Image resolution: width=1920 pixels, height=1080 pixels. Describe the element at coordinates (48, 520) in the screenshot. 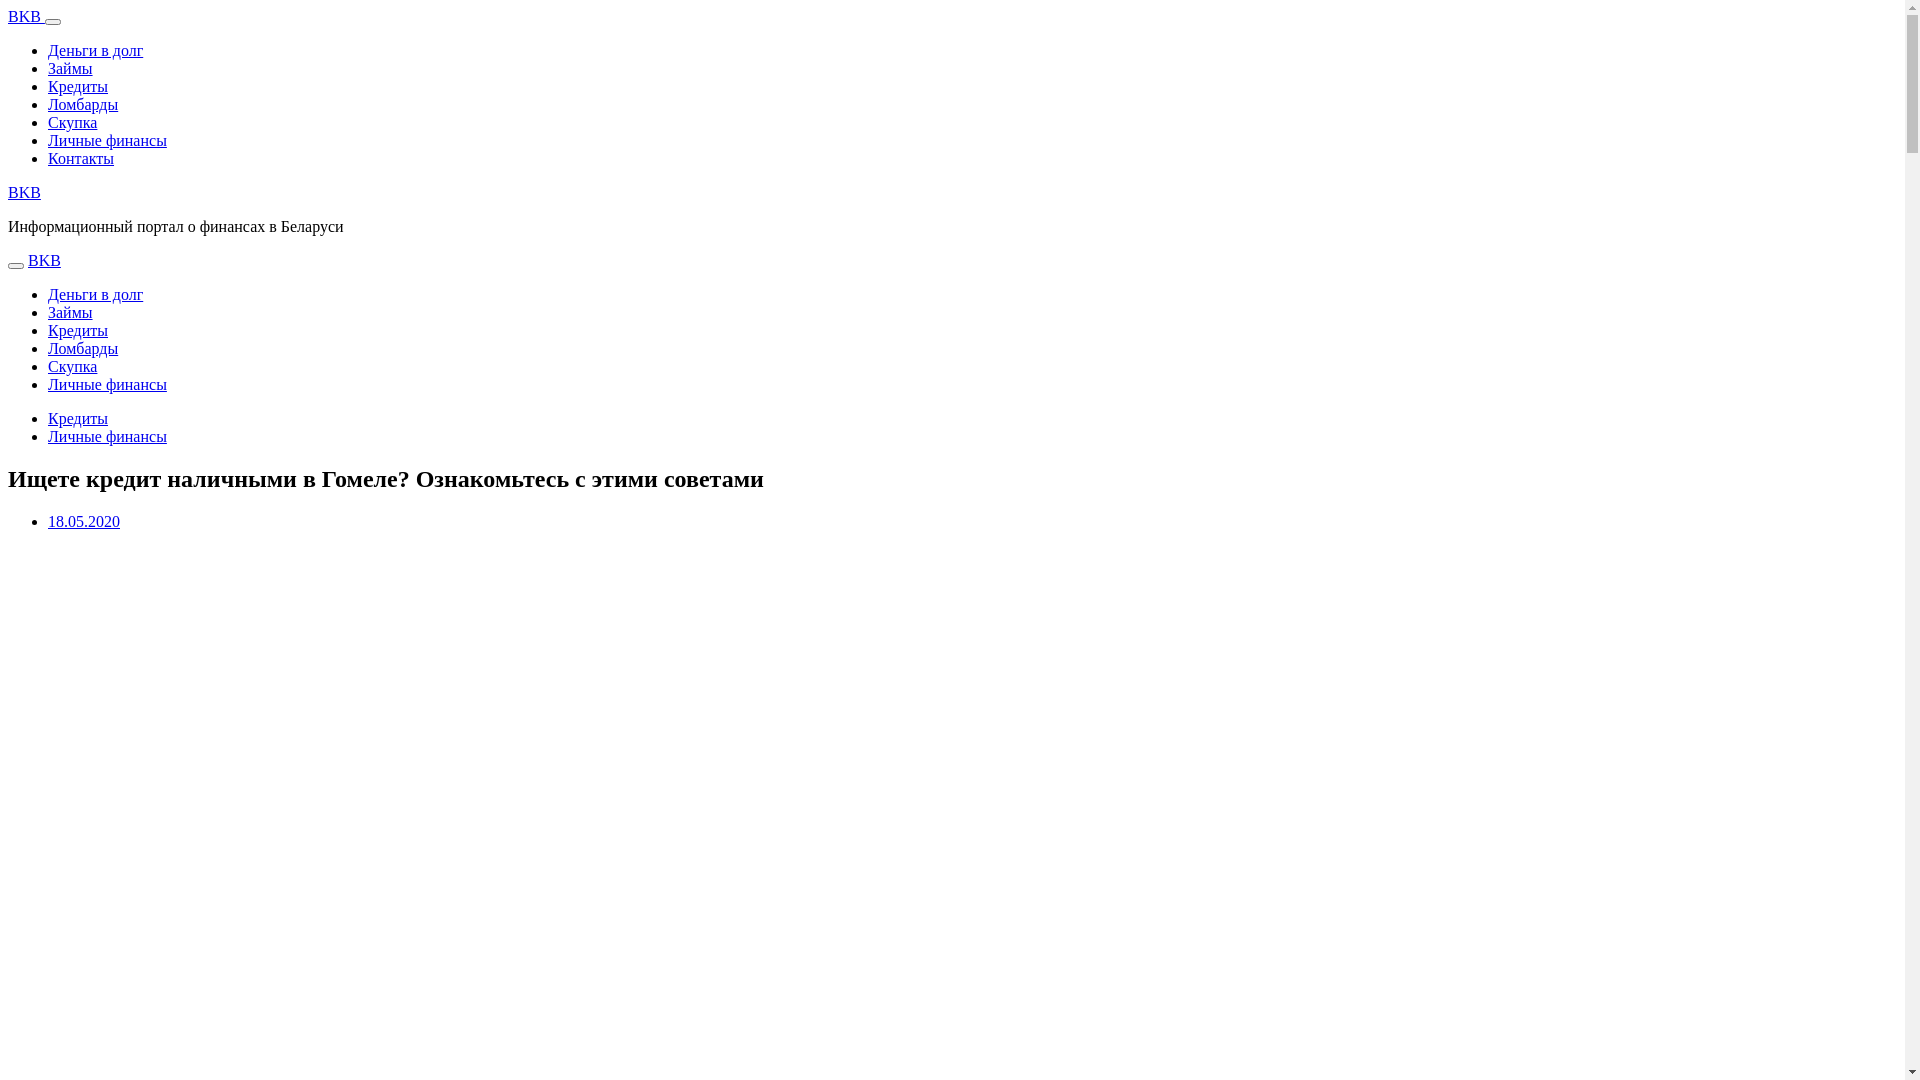

I see `'18.05.2020'` at that location.